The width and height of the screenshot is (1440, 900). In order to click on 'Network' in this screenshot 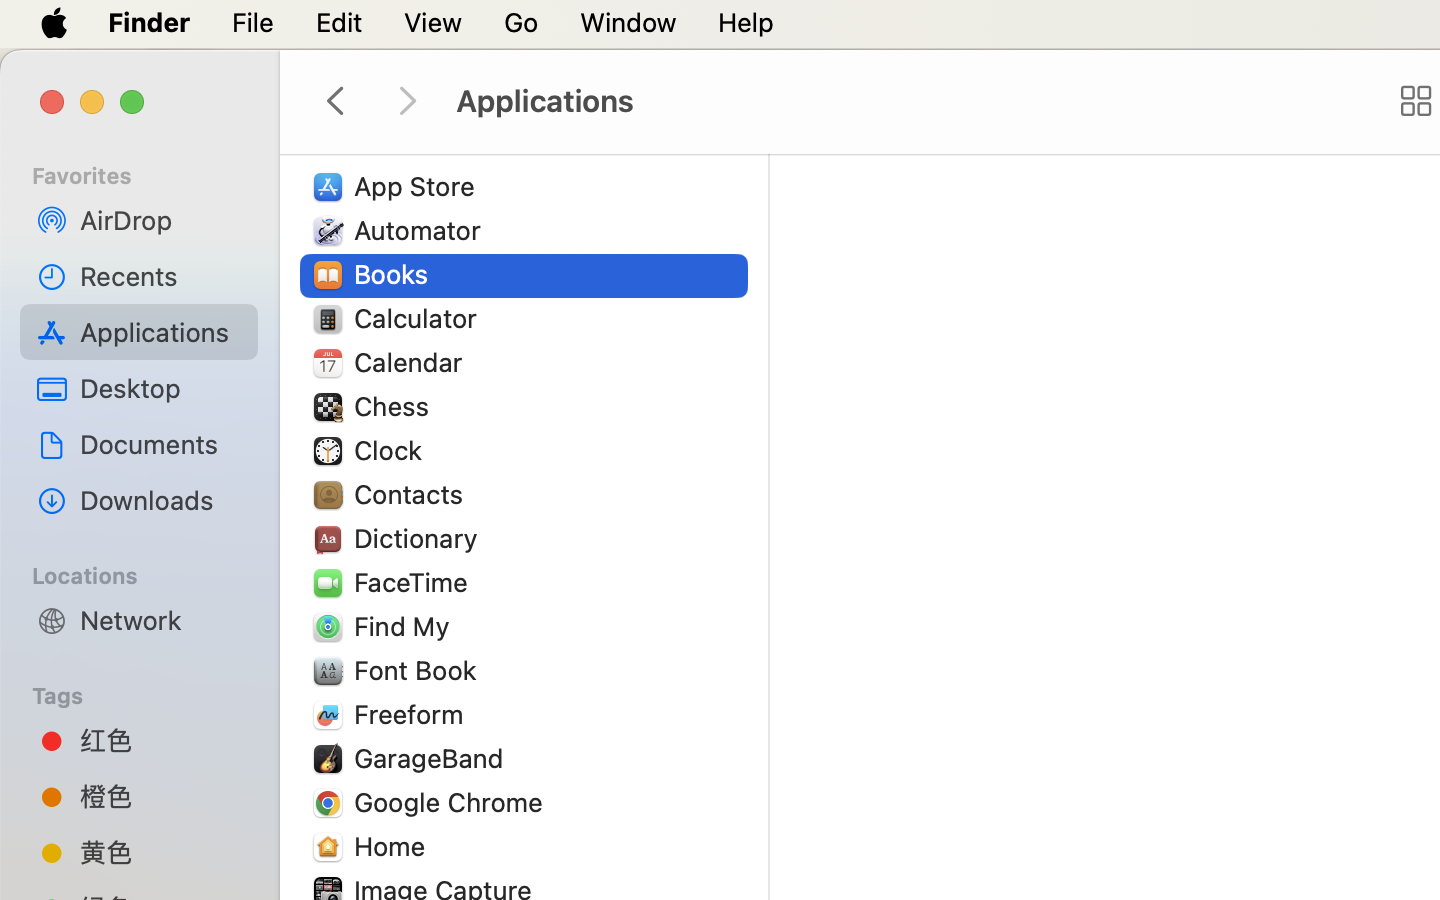, I will do `click(159, 620)`.